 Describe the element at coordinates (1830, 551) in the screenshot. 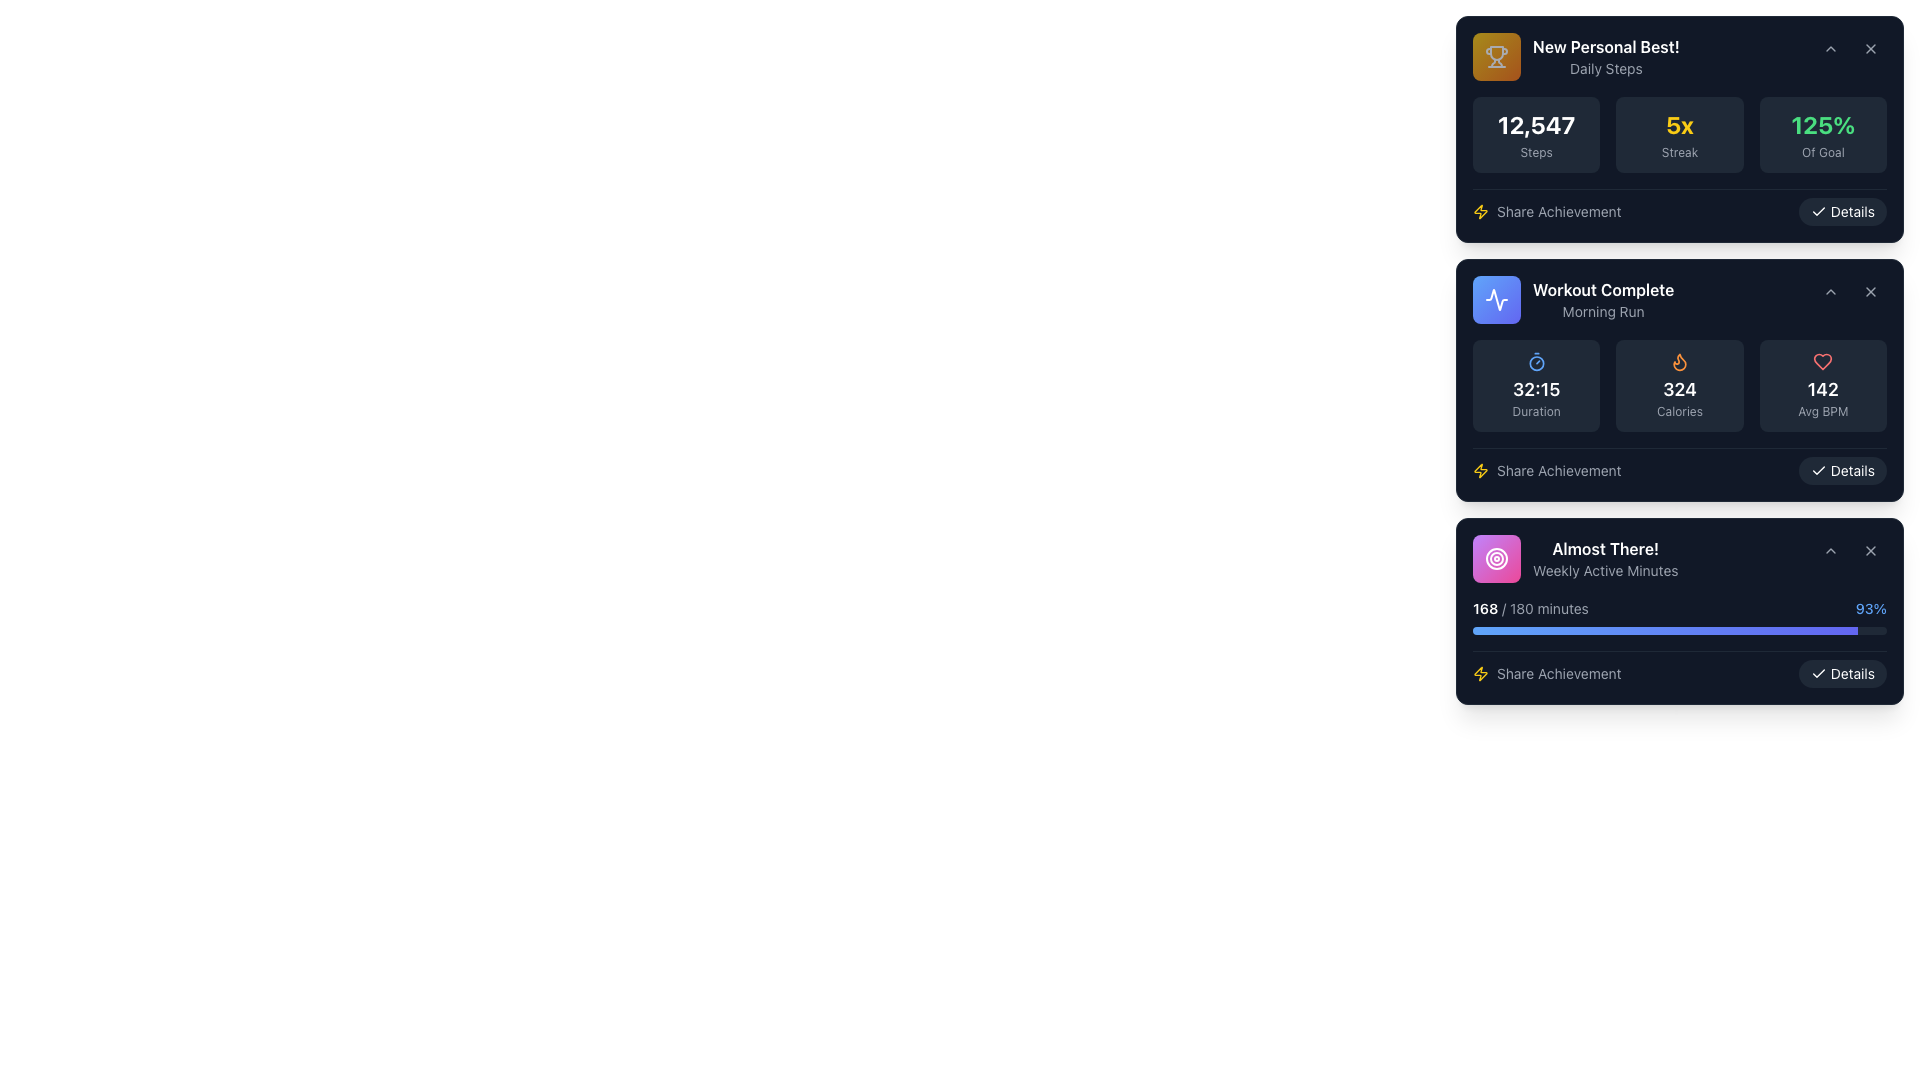

I see `the collapsible SVG icon located at the top right corner of the 'Almost There! Weekly Active Minutes' card` at that location.